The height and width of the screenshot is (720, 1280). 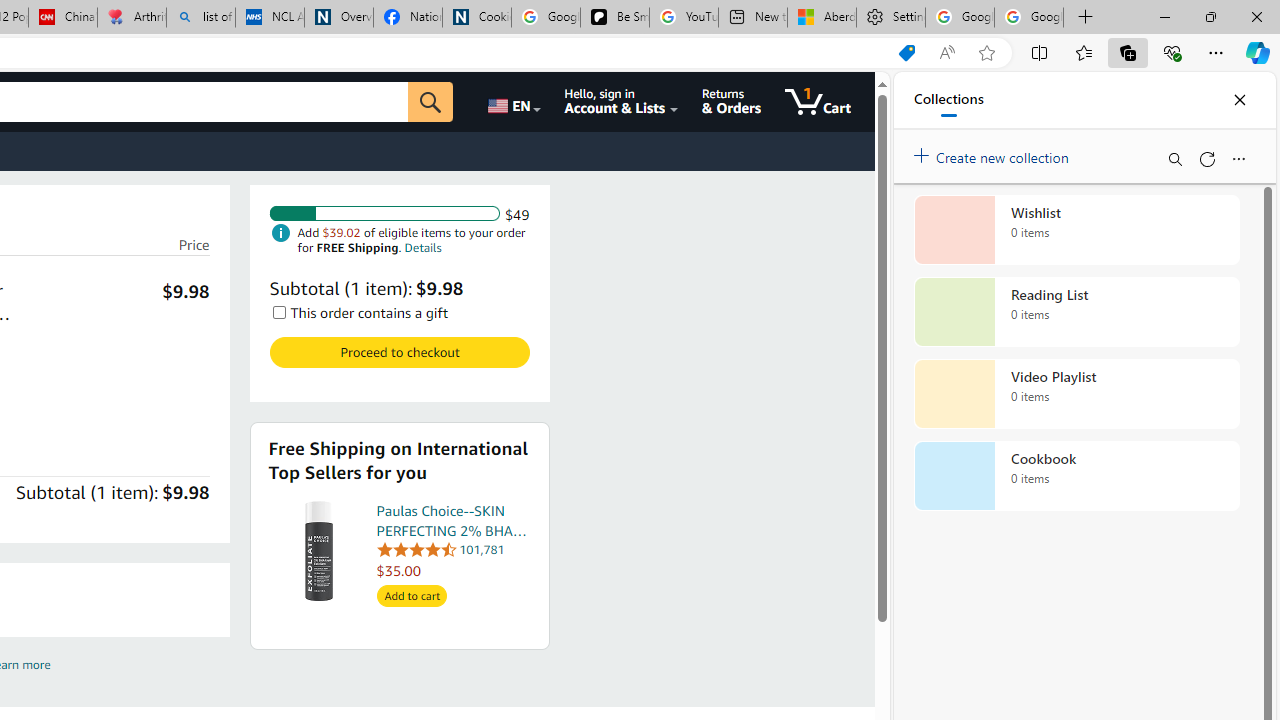 What do you see at coordinates (817, 101) in the screenshot?
I see `'1 item in cart'` at bounding box center [817, 101].